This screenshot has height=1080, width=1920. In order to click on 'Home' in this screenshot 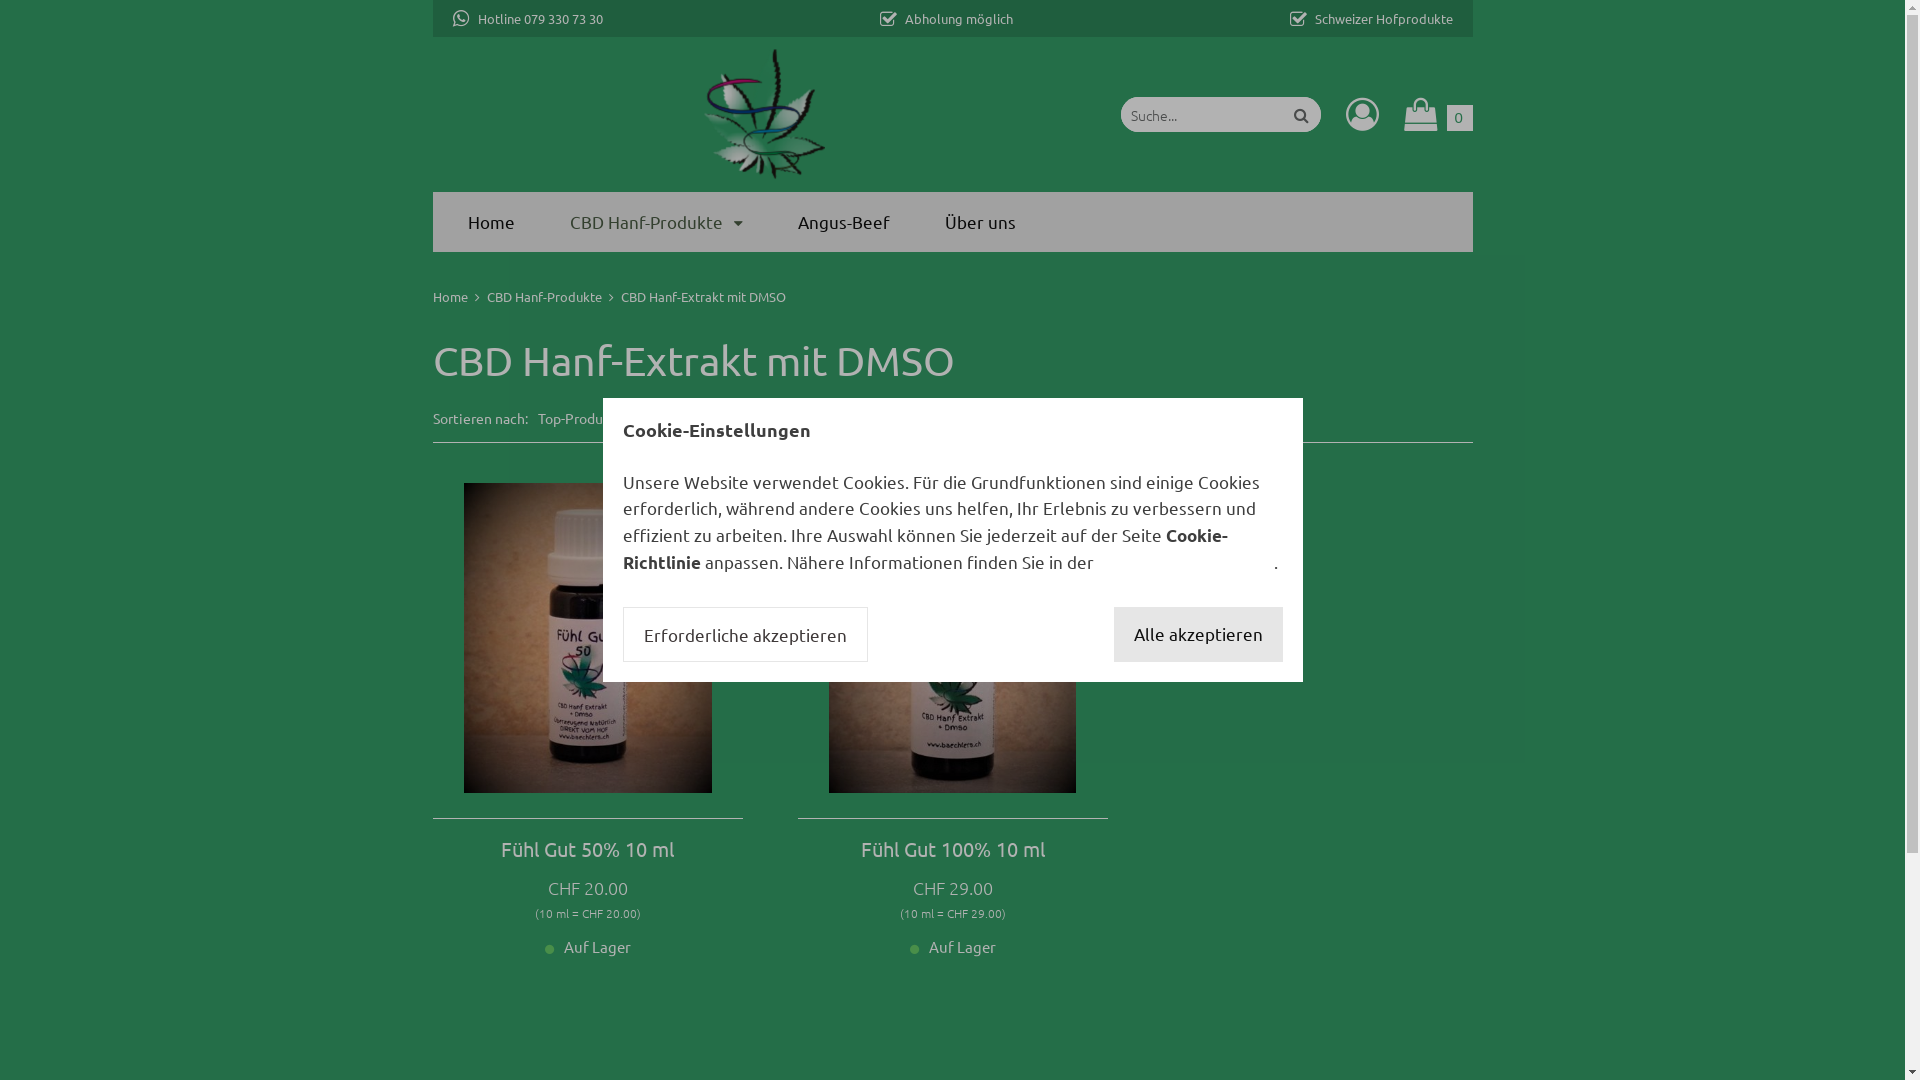, I will do `click(491, 221)`.